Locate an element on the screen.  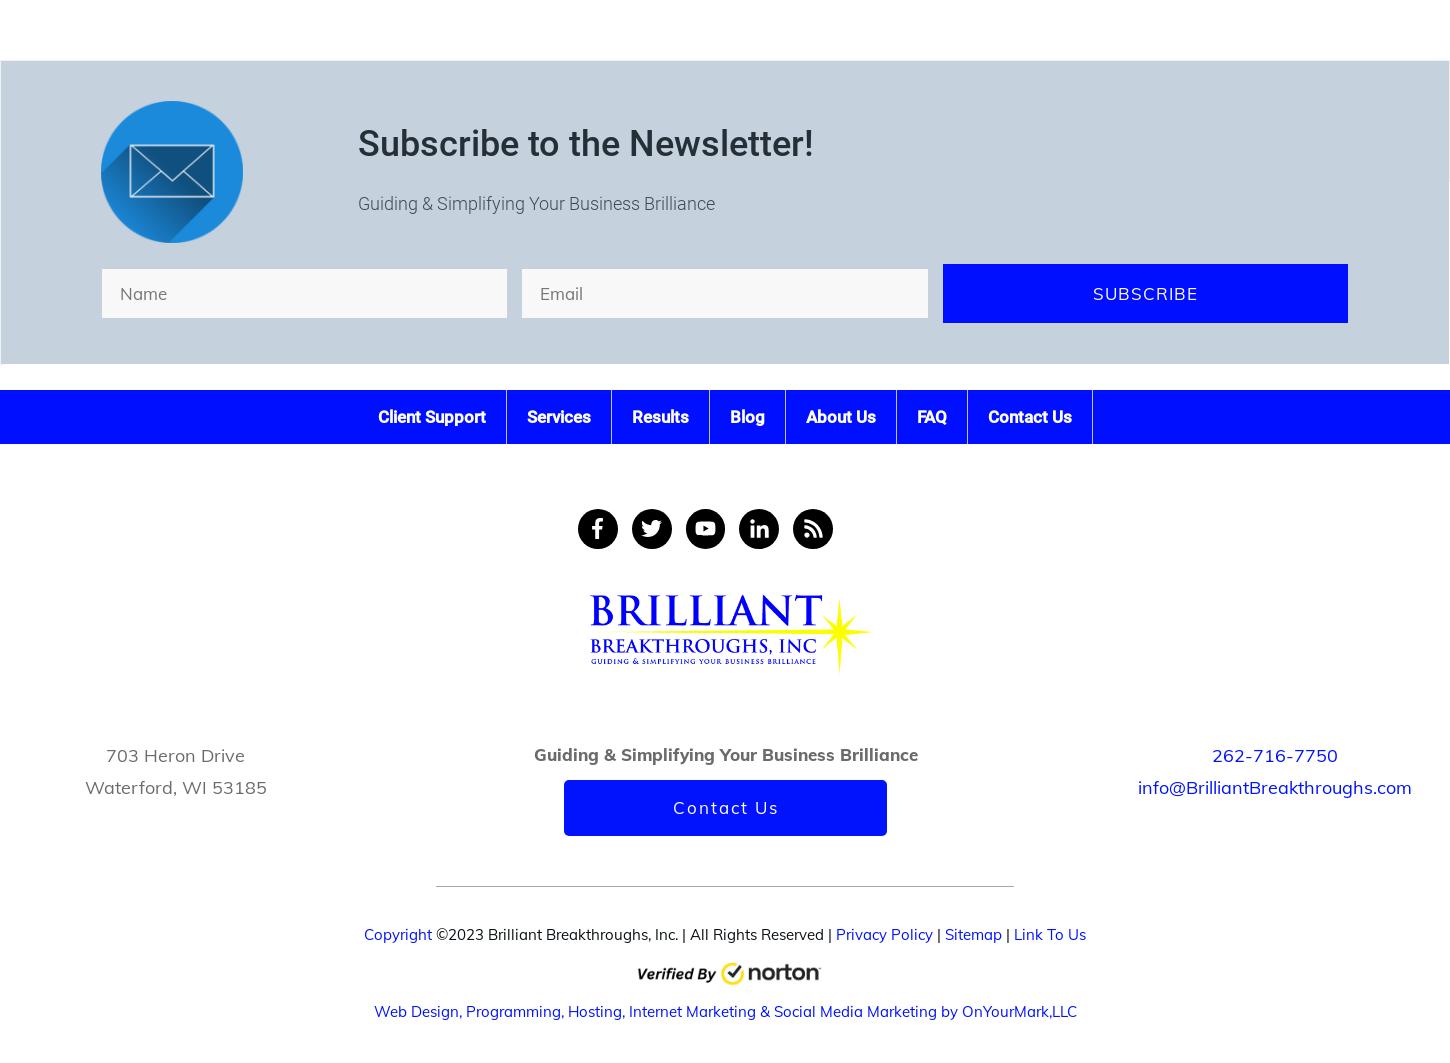
'Link To Us' is located at coordinates (1049, 933).